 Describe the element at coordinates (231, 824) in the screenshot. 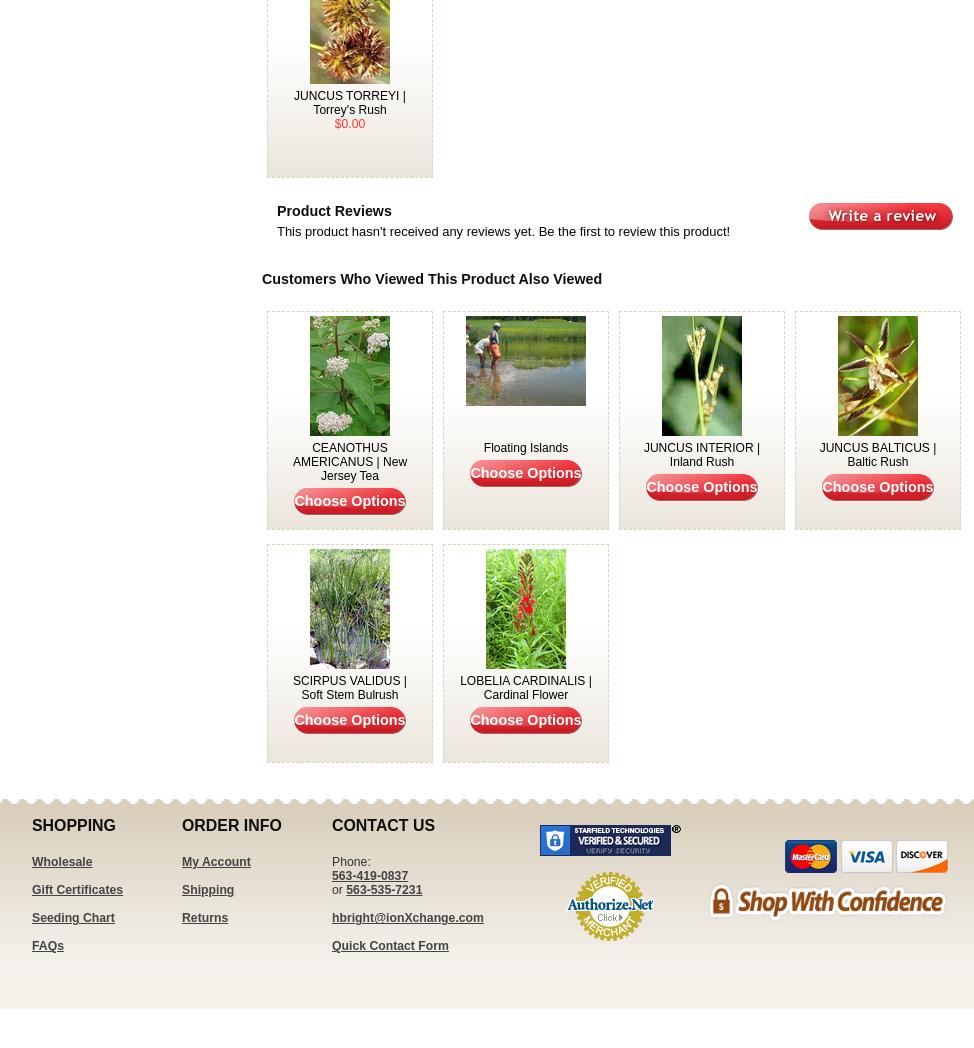

I see `'ORDER INFO'` at that location.